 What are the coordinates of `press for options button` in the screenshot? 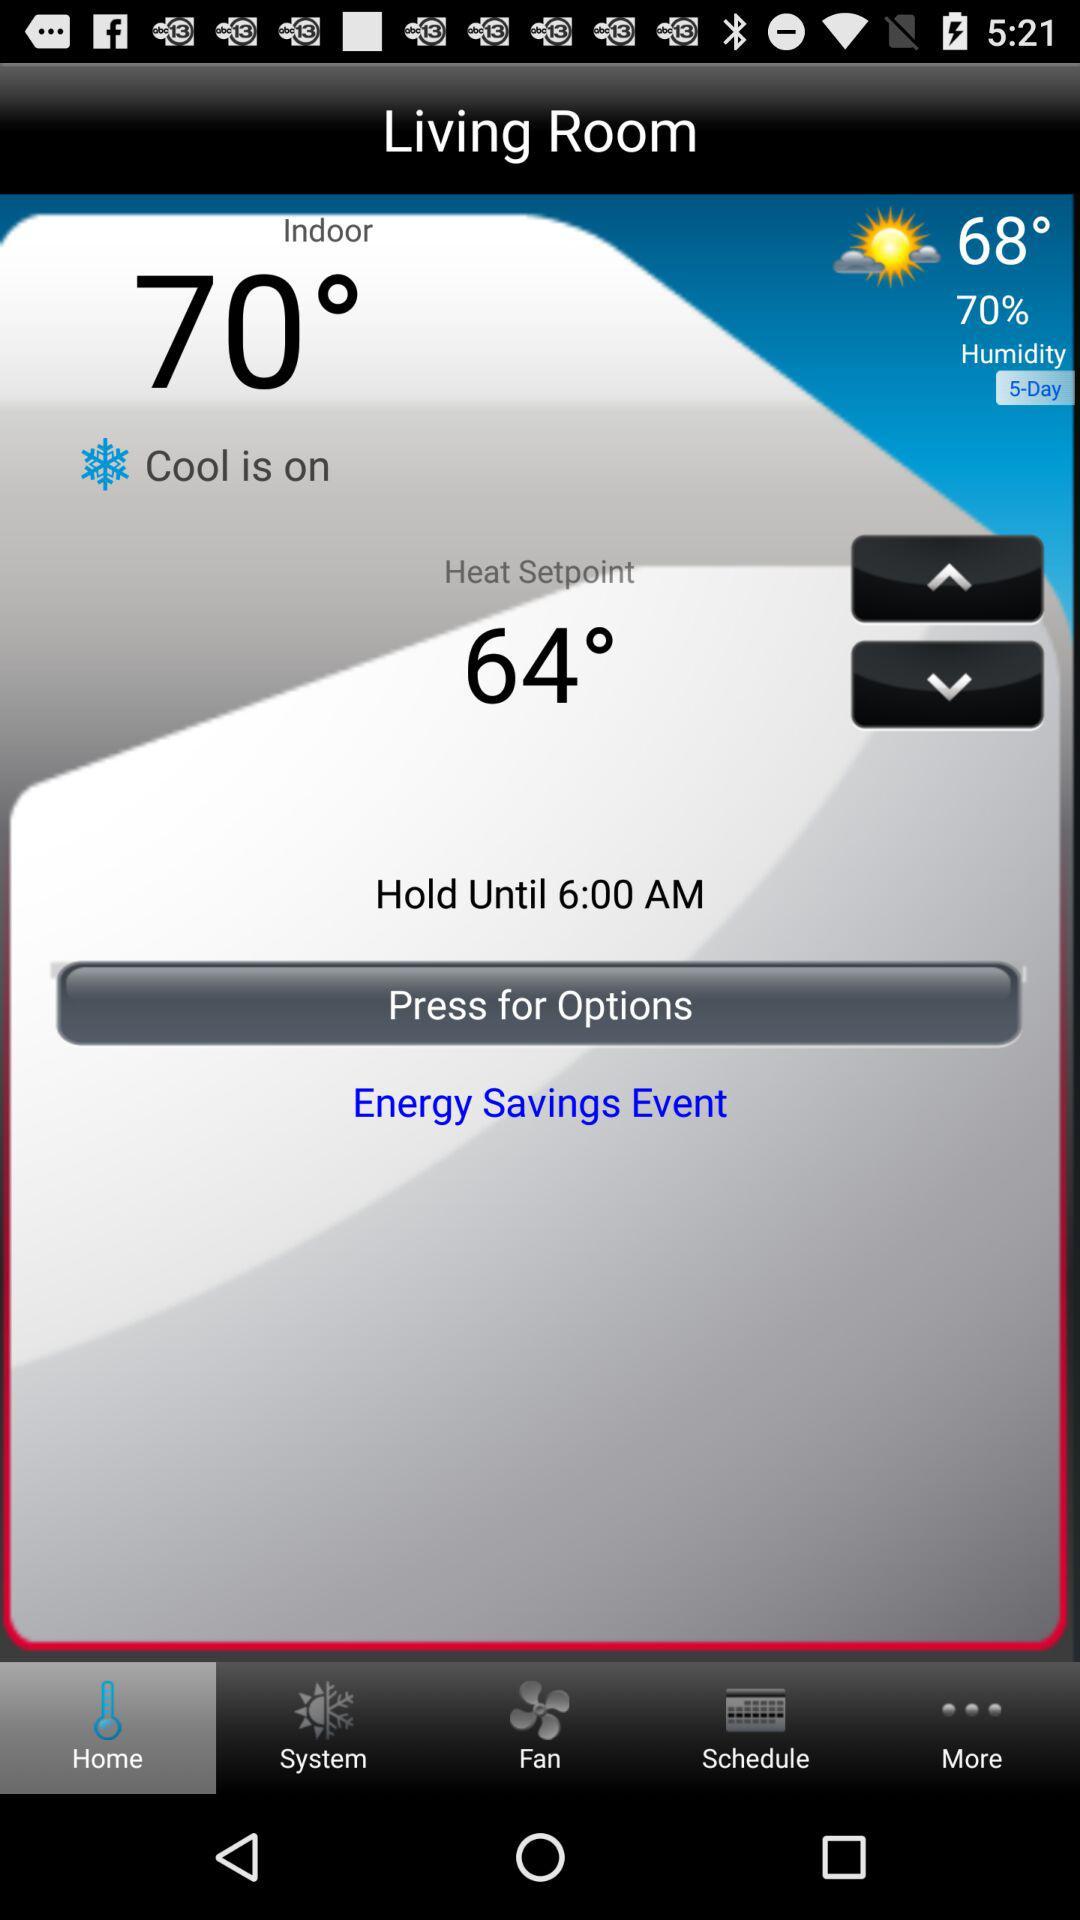 It's located at (540, 1003).